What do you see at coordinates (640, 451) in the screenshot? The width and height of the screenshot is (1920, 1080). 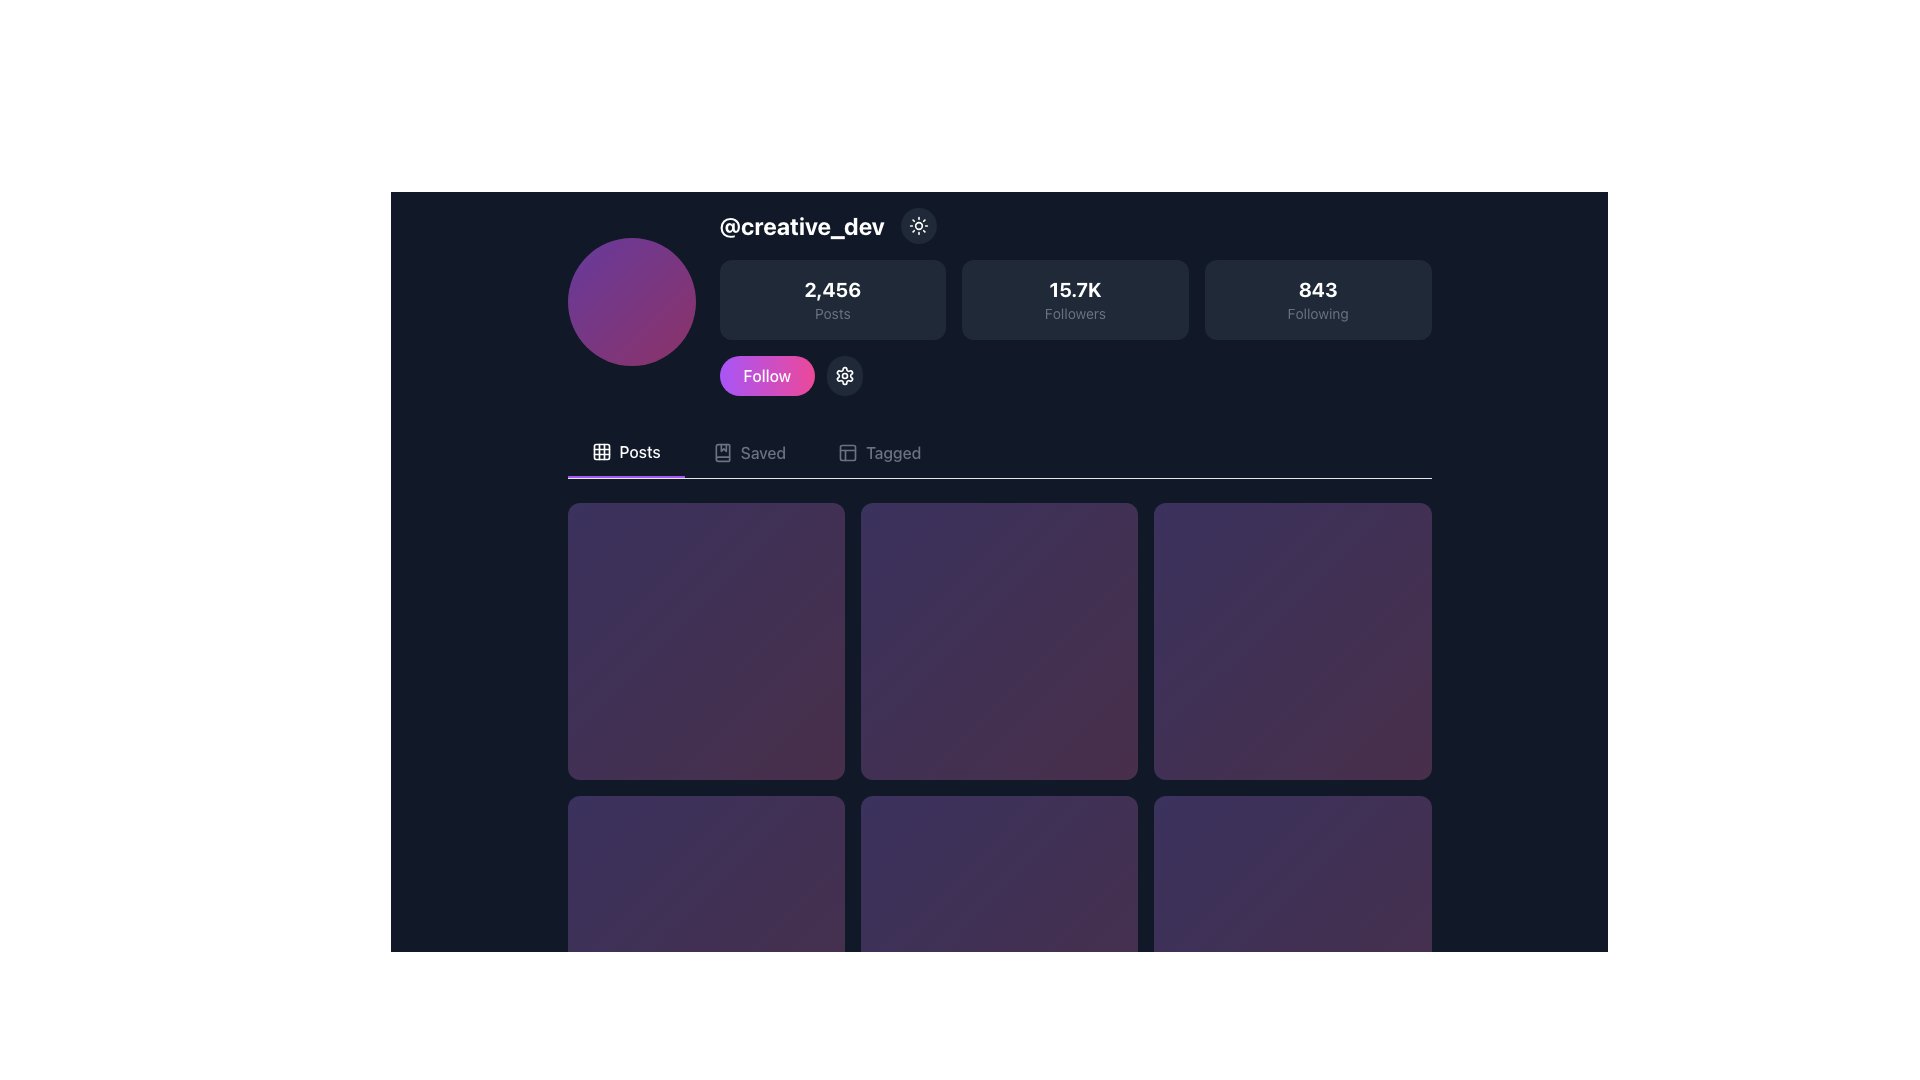 I see `the active 'Posts' tab label in the navigational menu to potentially see a tooltip` at bounding box center [640, 451].